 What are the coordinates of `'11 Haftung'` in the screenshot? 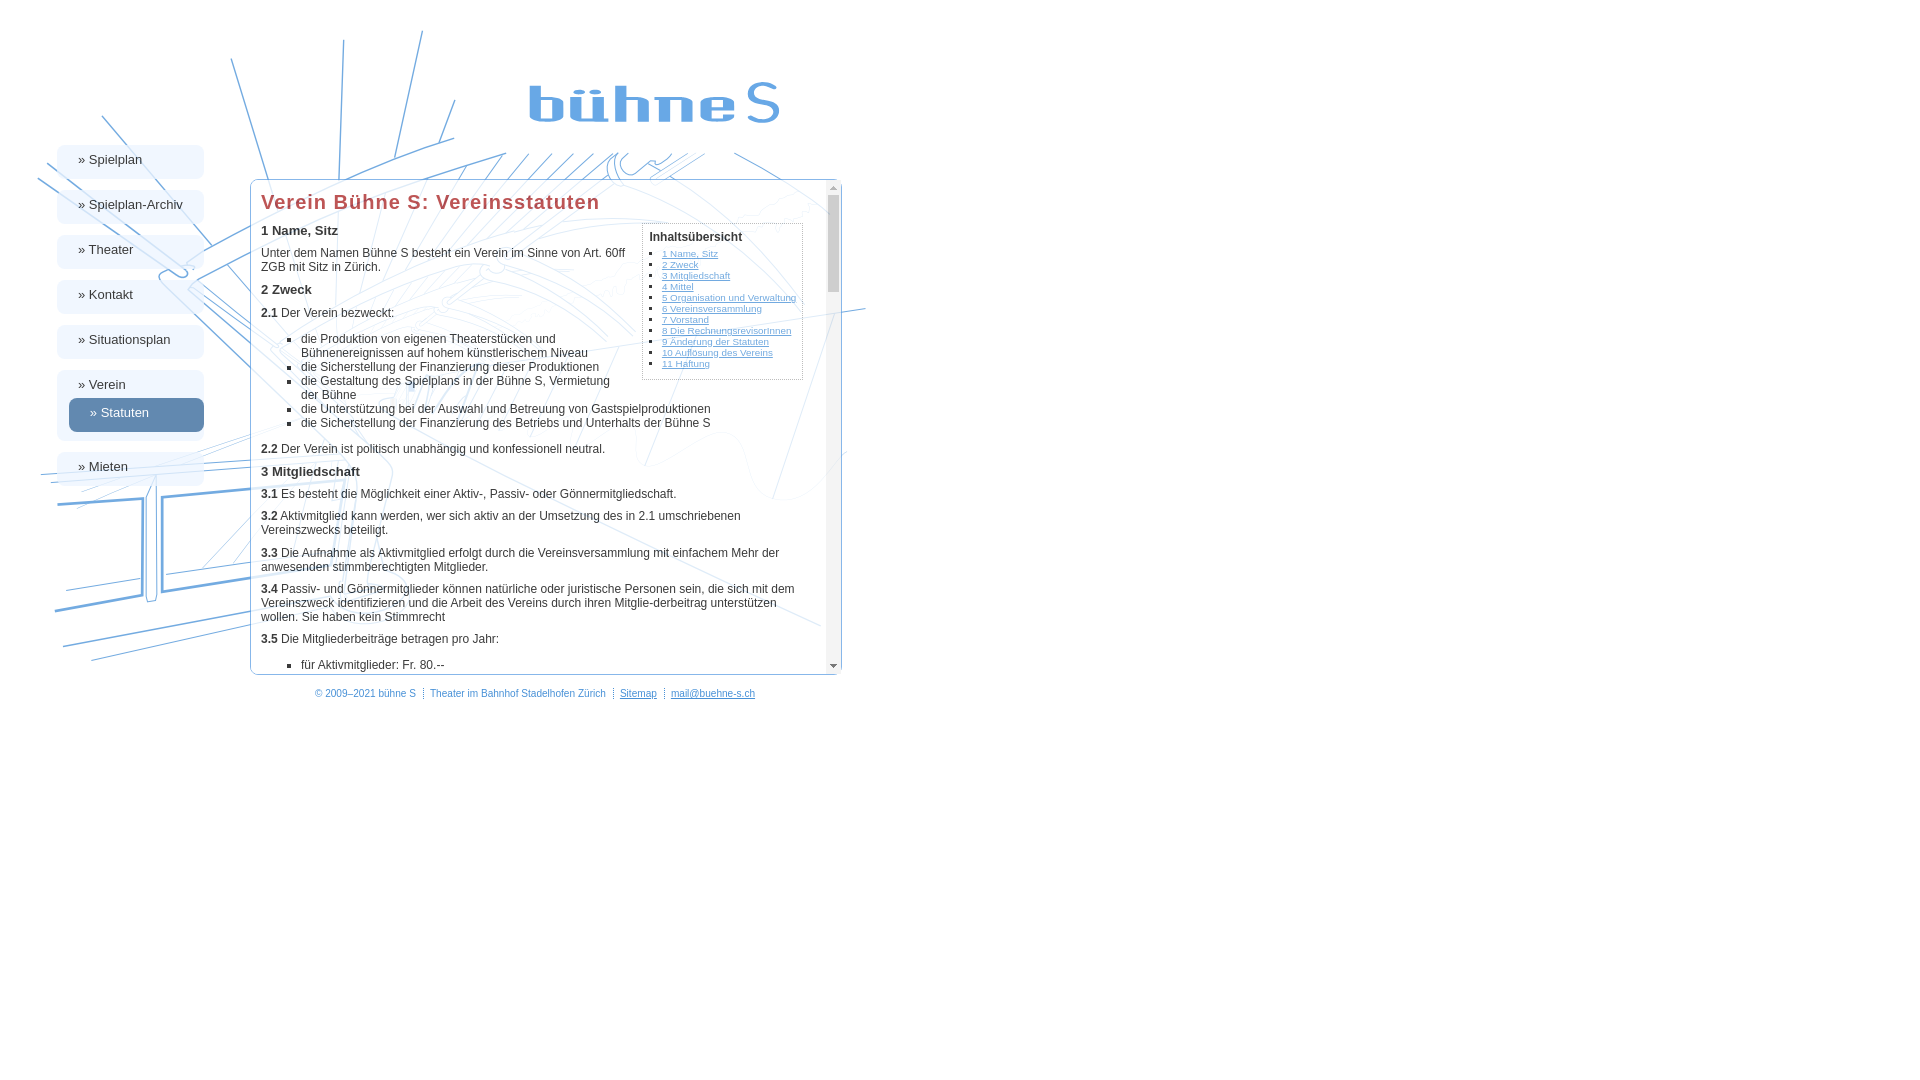 It's located at (686, 363).